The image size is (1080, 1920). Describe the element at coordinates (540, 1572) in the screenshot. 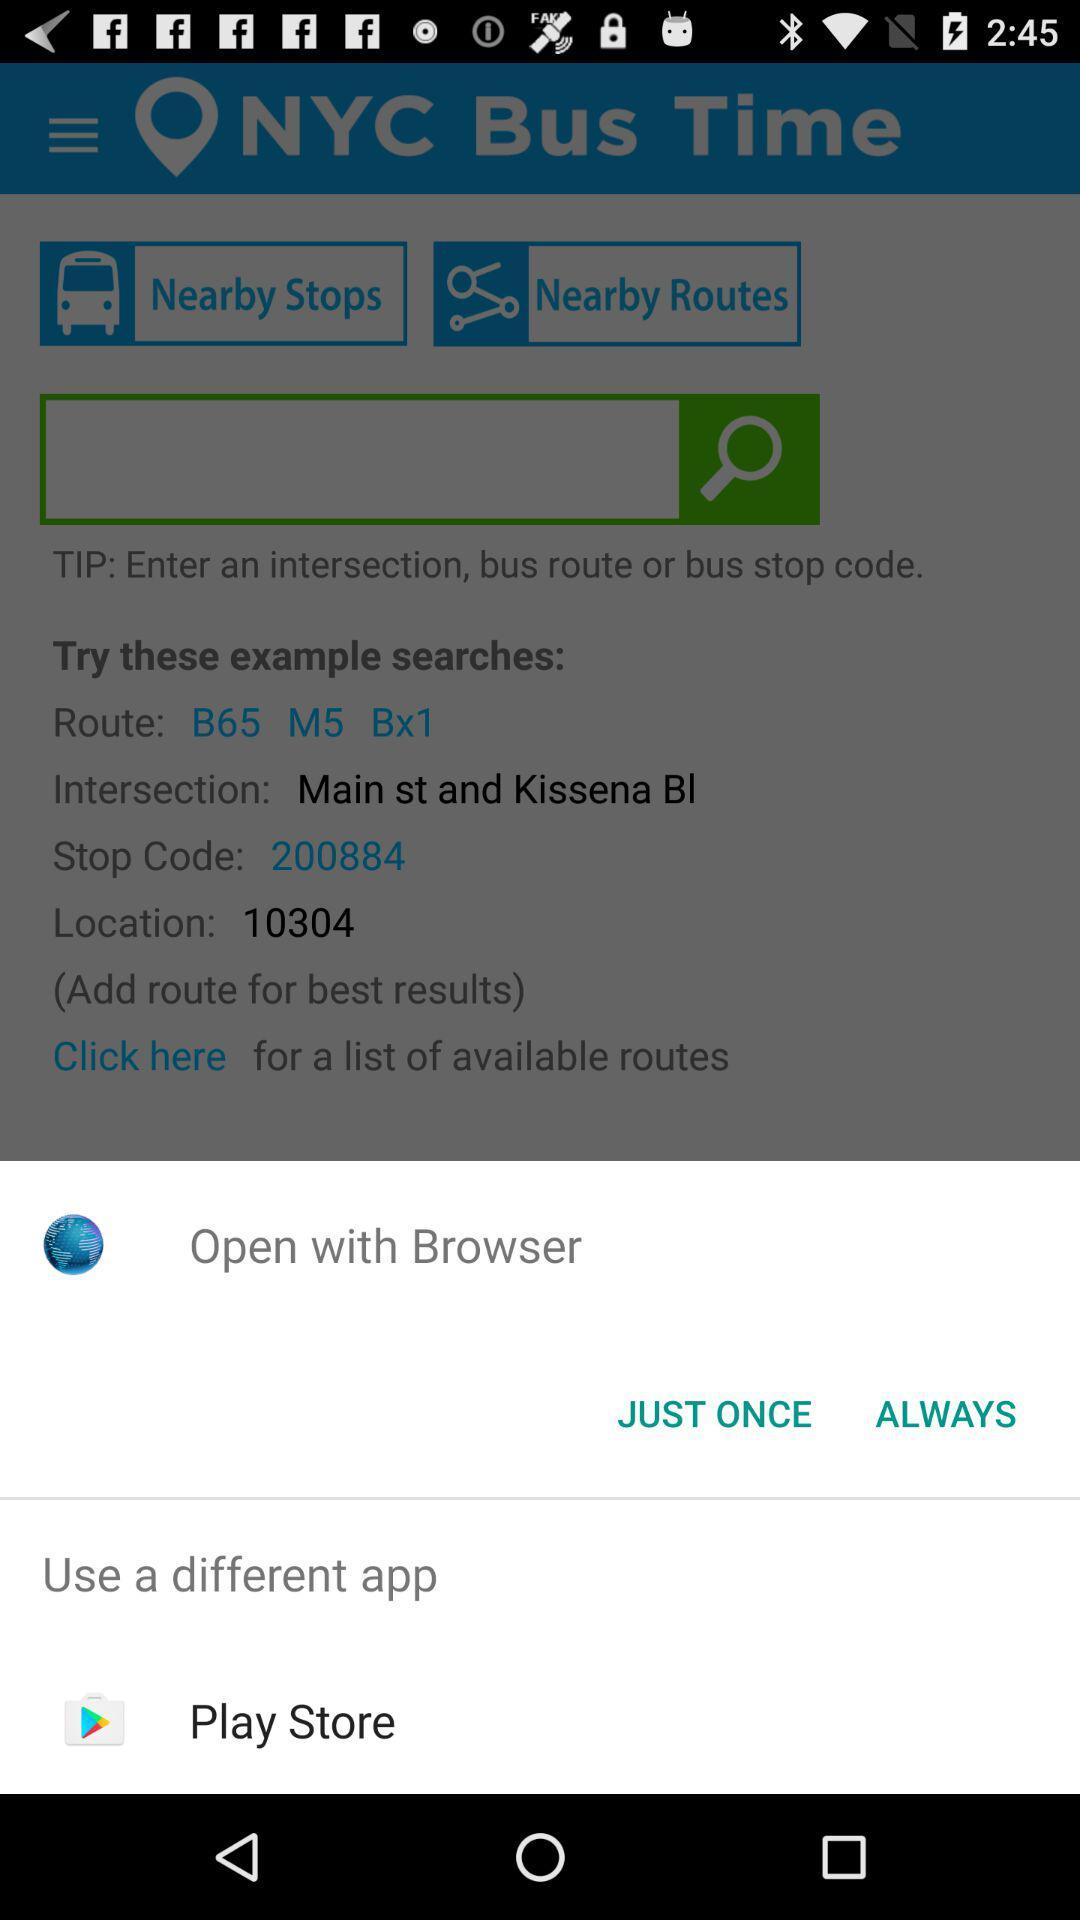

I see `the app above play store item` at that location.